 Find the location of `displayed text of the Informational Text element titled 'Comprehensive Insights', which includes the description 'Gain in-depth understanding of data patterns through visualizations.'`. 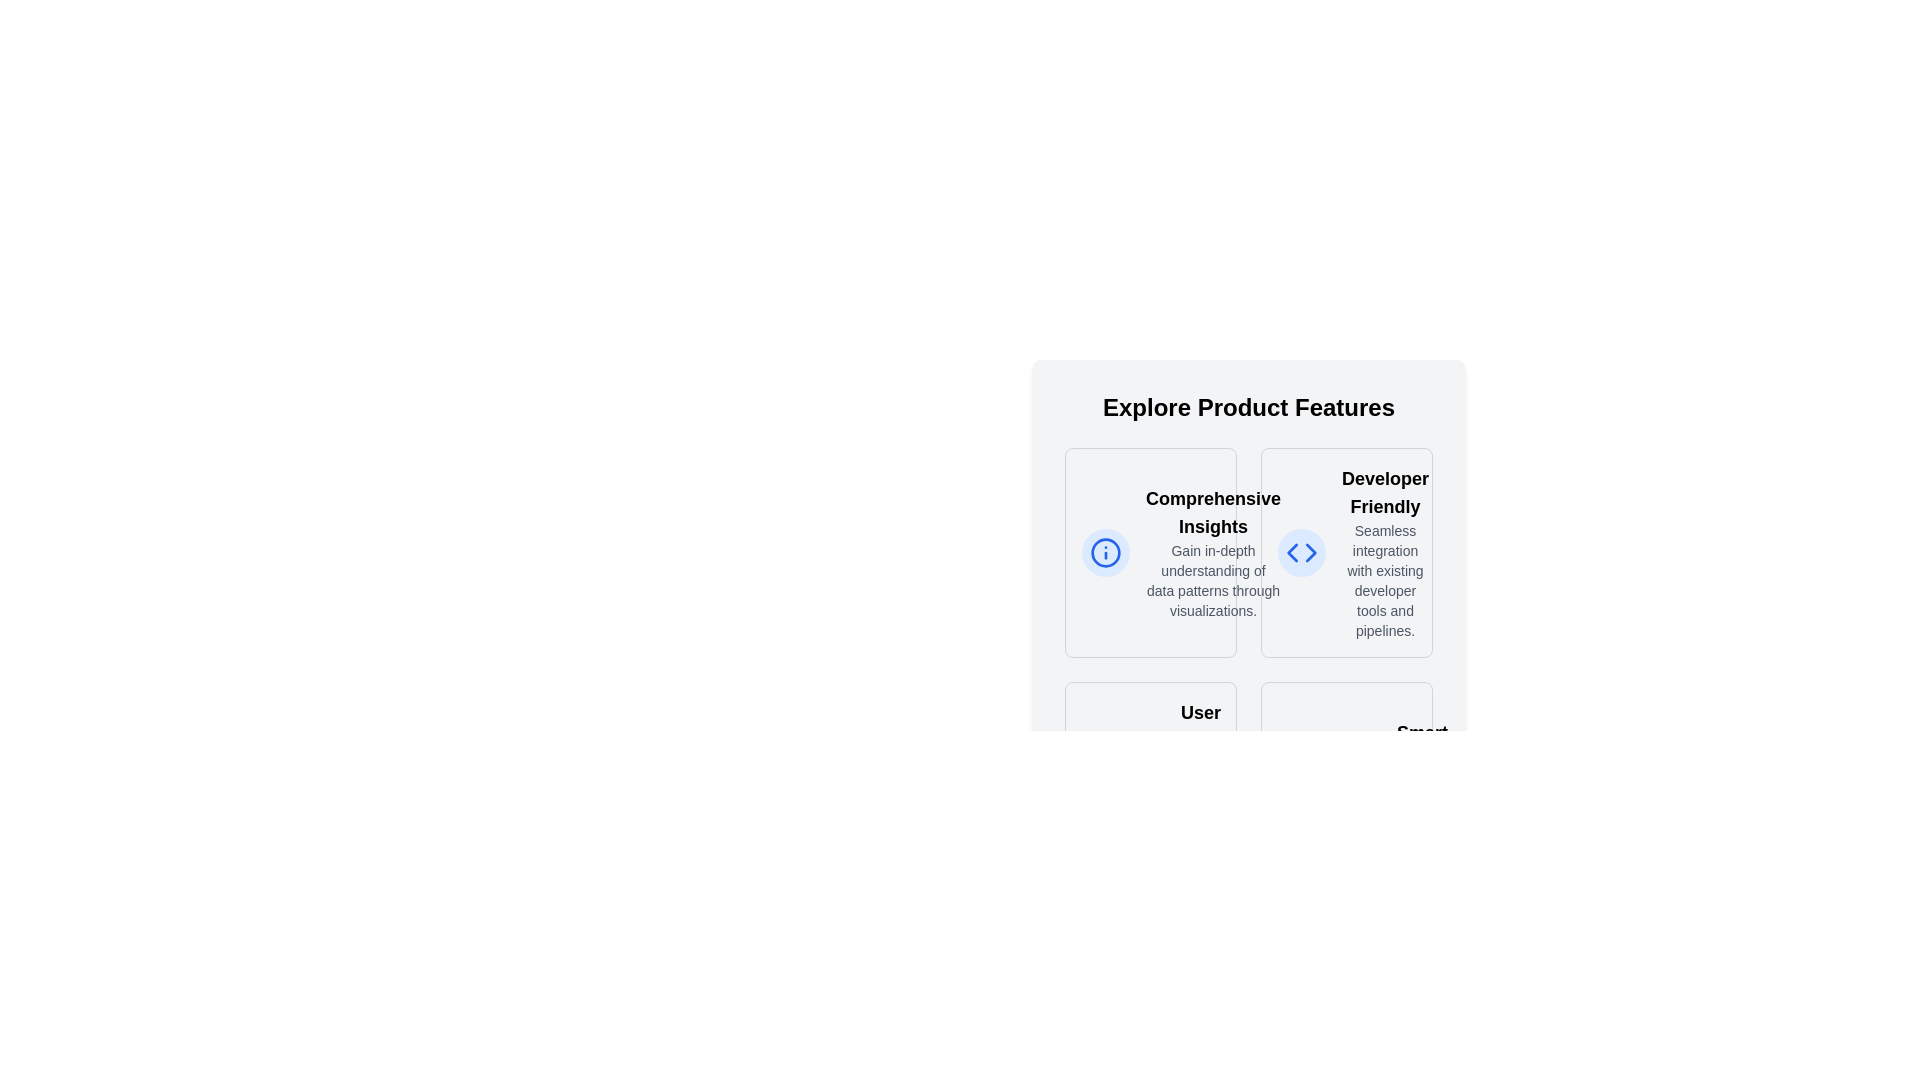

displayed text of the Informational Text element titled 'Comprehensive Insights', which includes the description 'Gain in-depth understanding of data patterns through visualizations.' is located at coordinates (1212, 552).